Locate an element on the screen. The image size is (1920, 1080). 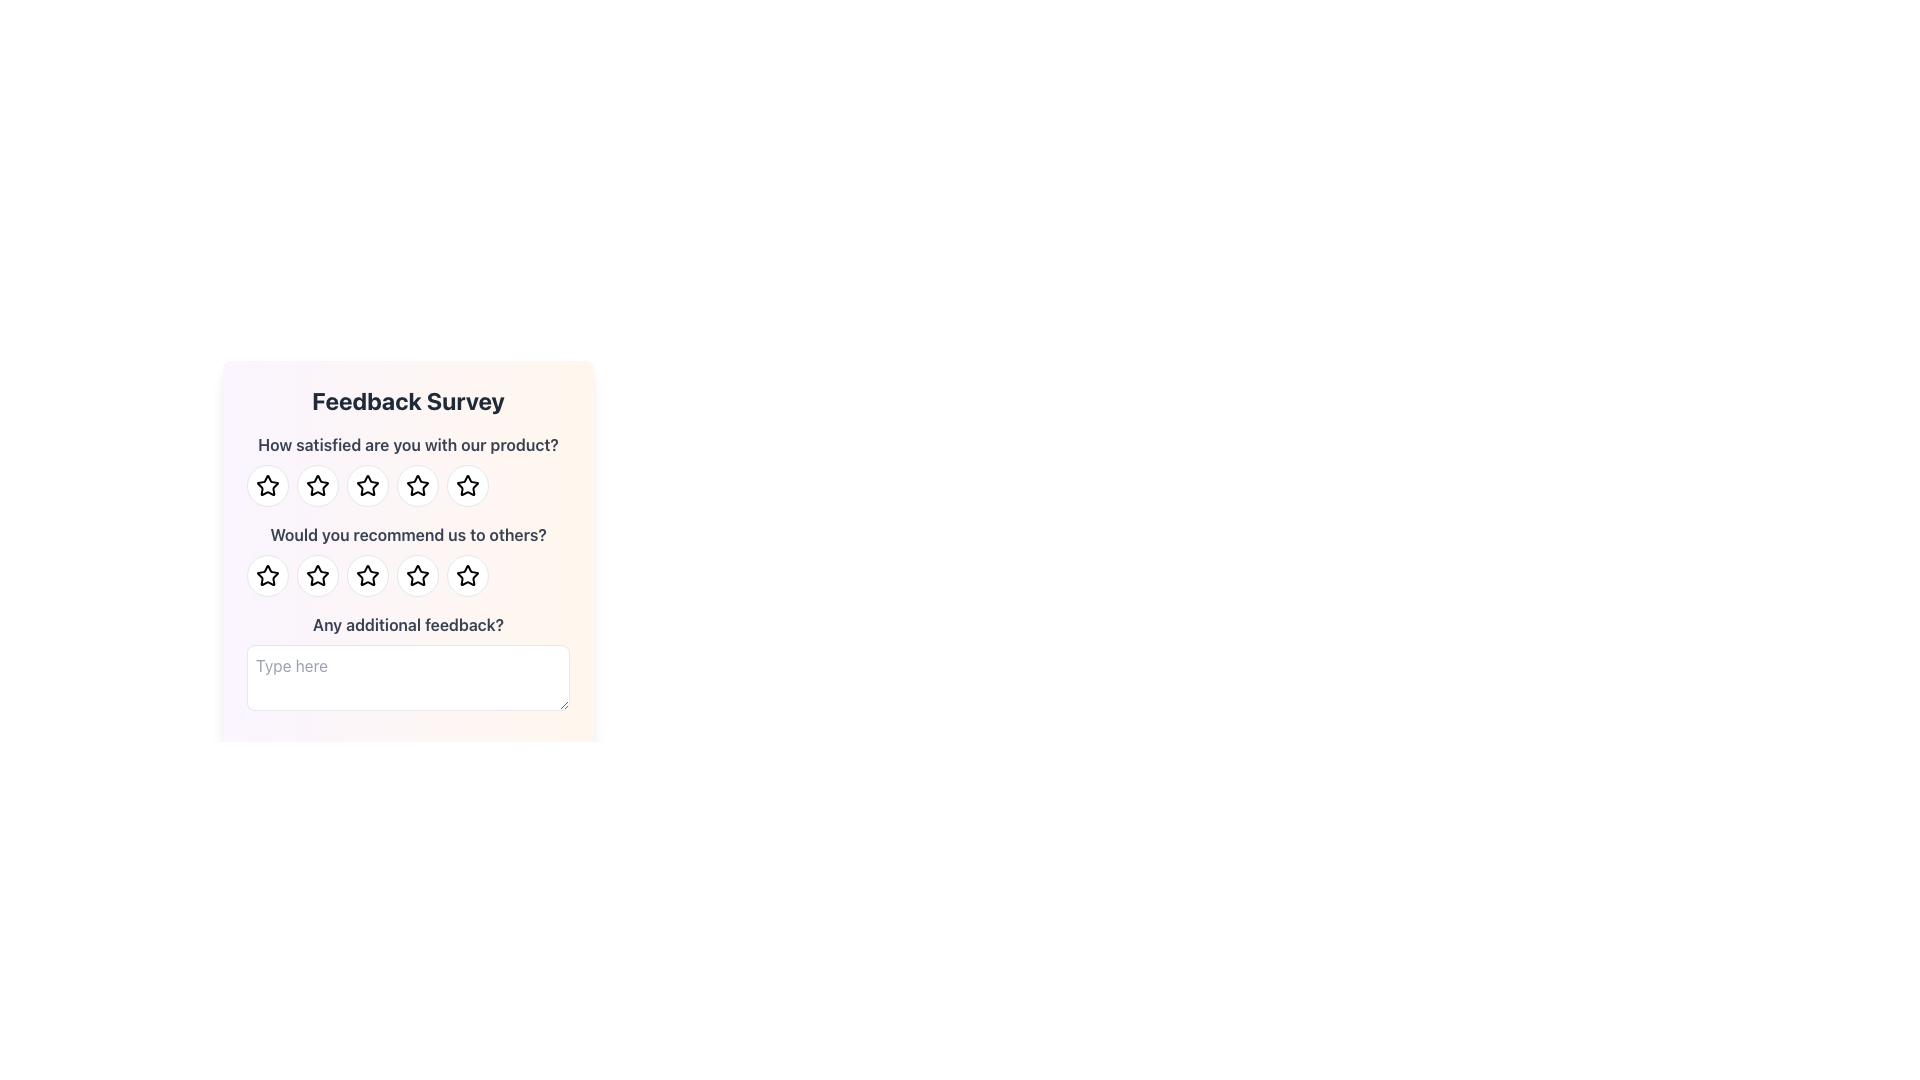
the text label displaying 'How satisfied are you with our product?' is located at coordinates (407, 443).